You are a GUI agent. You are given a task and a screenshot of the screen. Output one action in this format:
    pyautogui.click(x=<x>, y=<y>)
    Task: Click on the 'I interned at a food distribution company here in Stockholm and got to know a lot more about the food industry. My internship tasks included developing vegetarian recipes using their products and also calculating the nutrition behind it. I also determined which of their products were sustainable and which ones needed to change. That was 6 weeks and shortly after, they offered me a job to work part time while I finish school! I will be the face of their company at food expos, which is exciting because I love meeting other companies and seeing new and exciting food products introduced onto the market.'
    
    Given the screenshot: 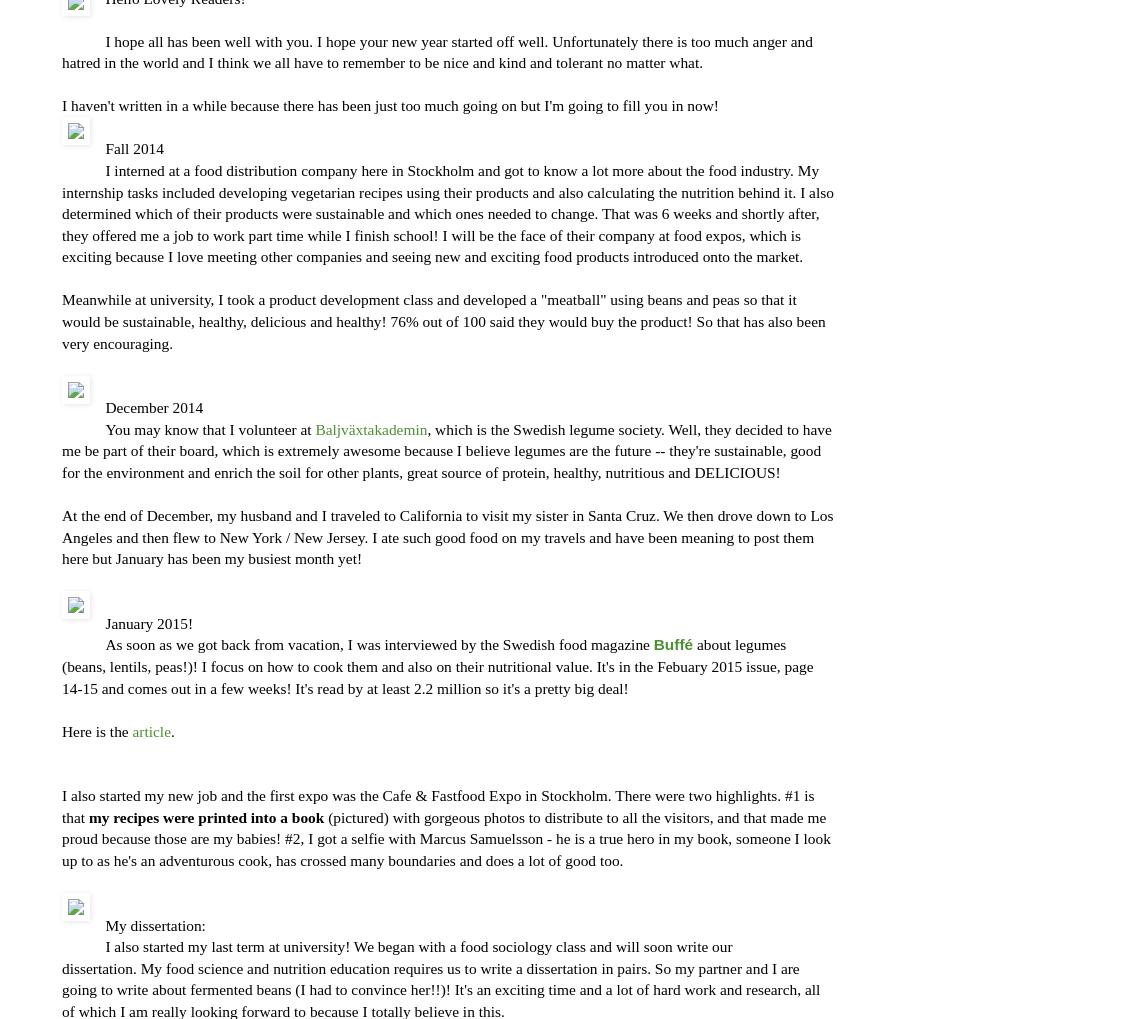 What is the action you would take?
    pyautogui.click(x=447, y=212)
    